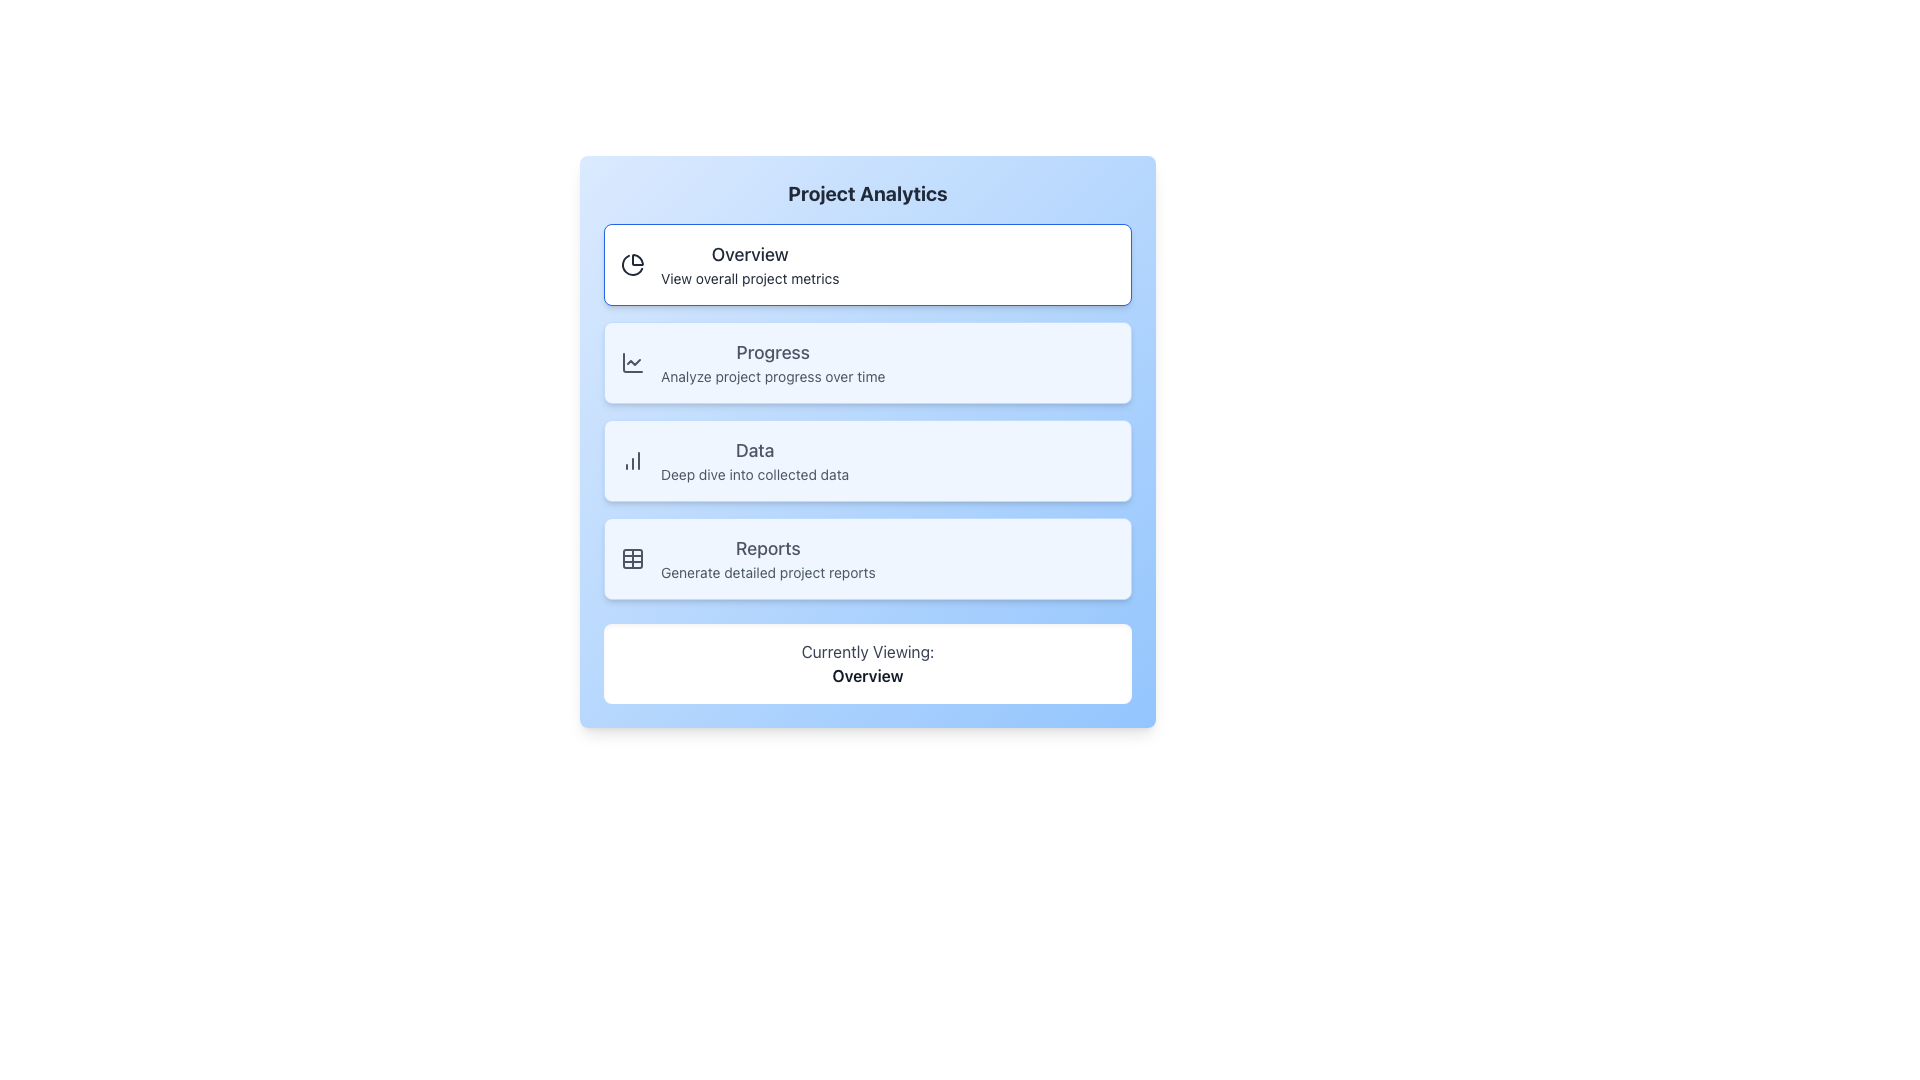 The image size is (1920, 1080). Describe the element at coordinates (632, 264) in the screenshot. I see `the pie chart icon located in the top-left corner of the 'Overview' section within the card UI component labeled 'Overview' with the subtitle 'View overall project metrics'` at that location.